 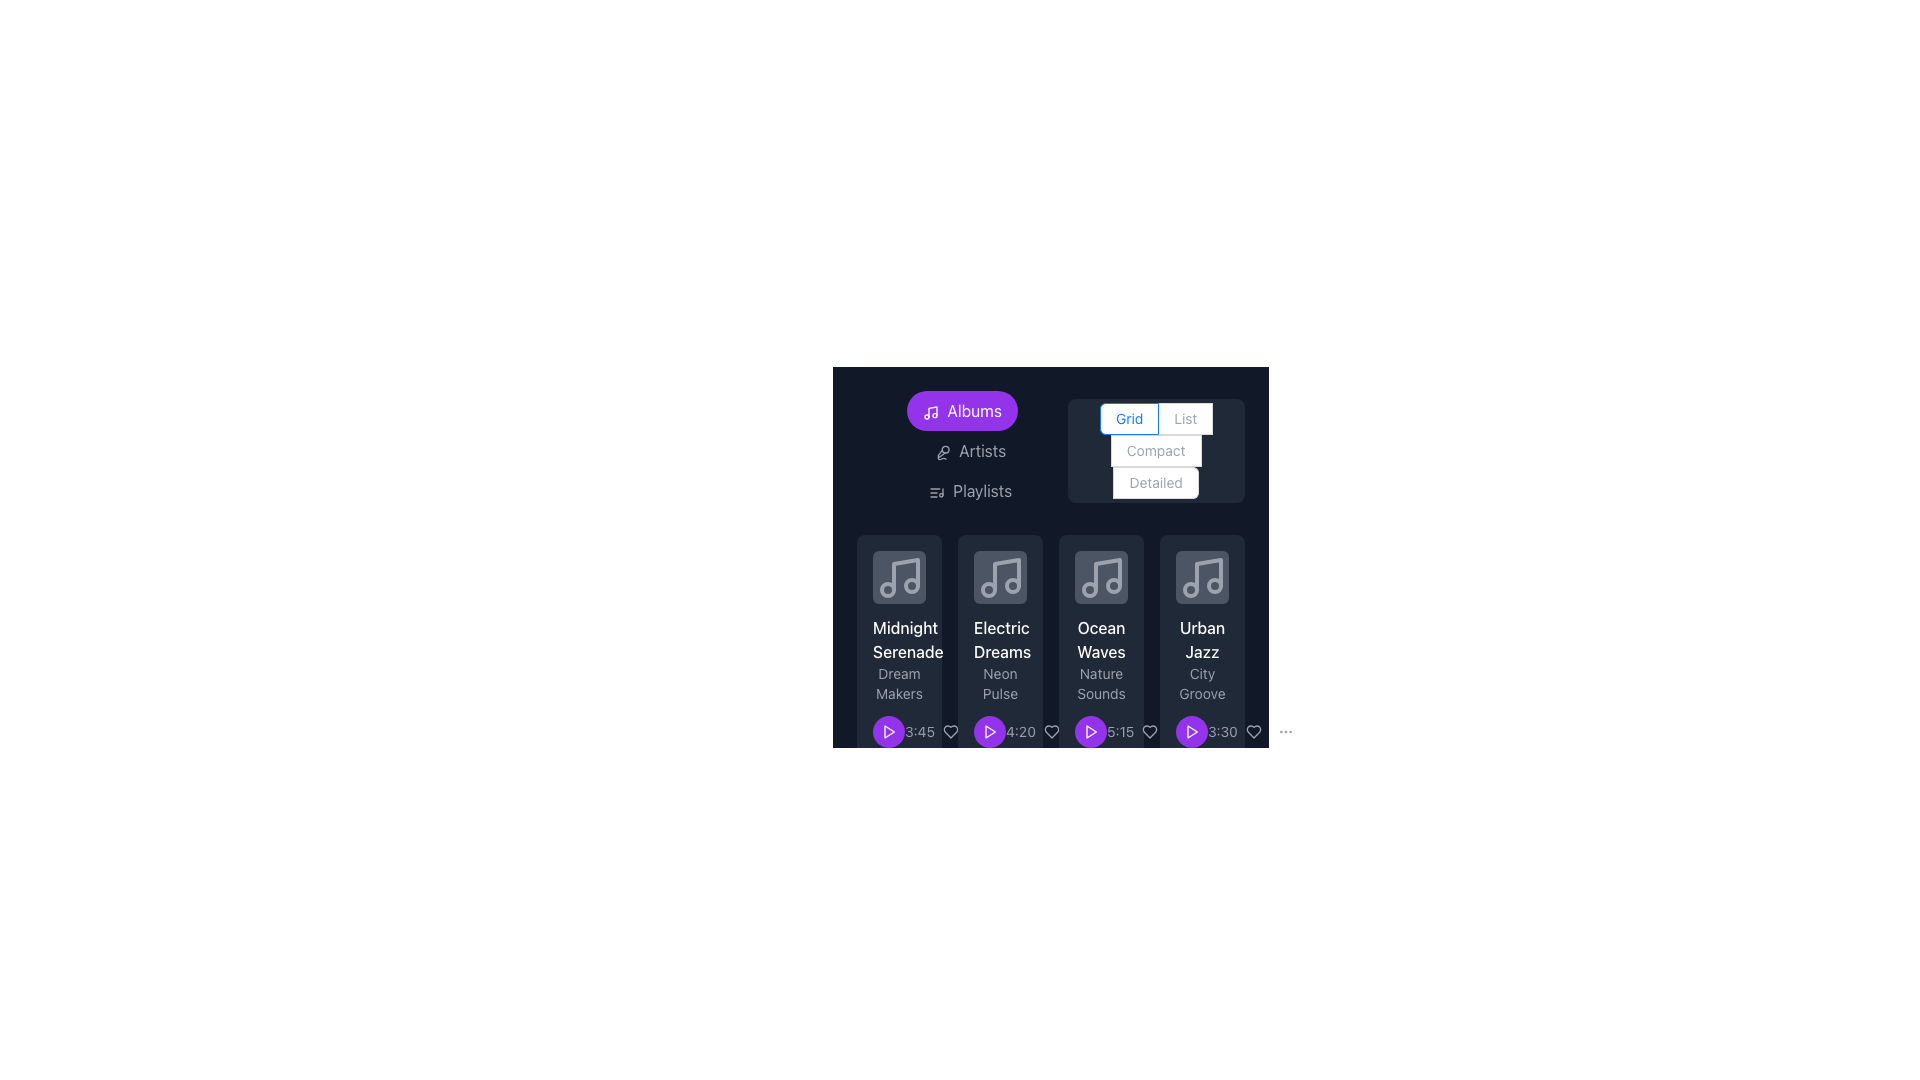 I want to click on the static text label displaying 'Dream Makers', located in the bottom section of the leftmost card in a 4-card grid, which is beneath 'Midnight Serenade' and above the play button, so click(x=898, y=682).